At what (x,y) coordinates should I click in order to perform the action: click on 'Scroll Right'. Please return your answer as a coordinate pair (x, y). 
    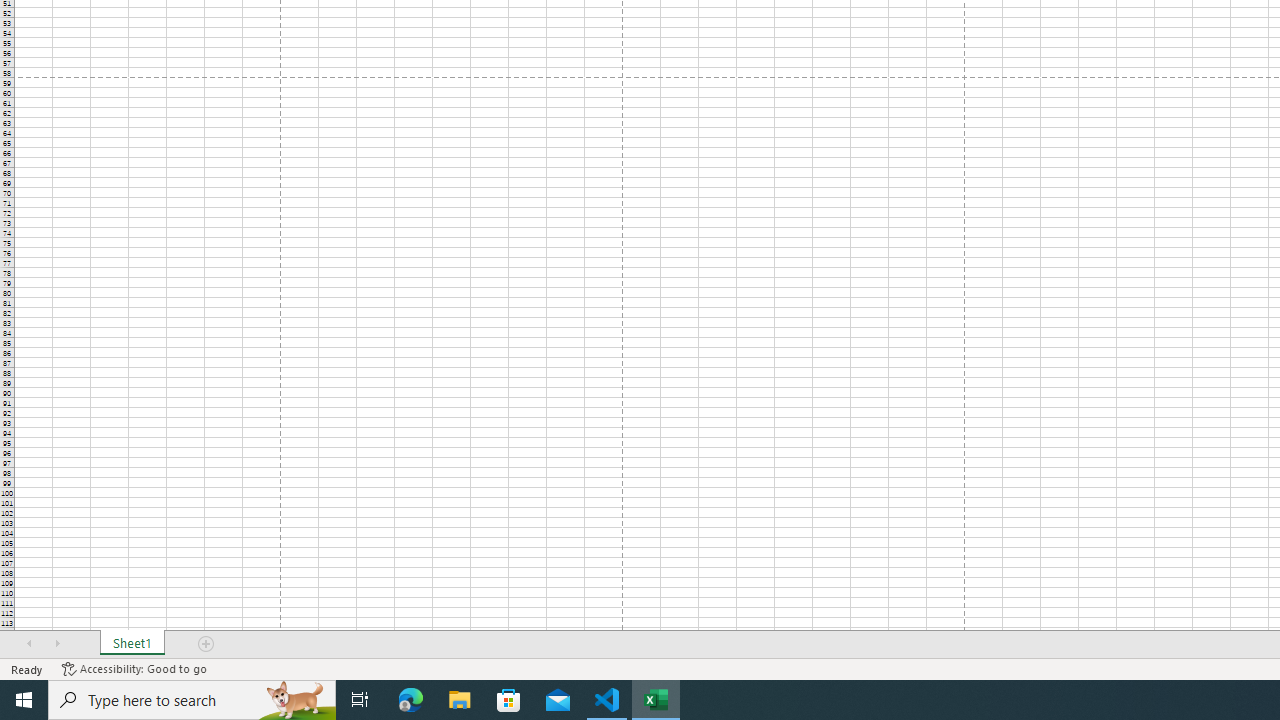
    Looking at the image, I should click on (57, 644).